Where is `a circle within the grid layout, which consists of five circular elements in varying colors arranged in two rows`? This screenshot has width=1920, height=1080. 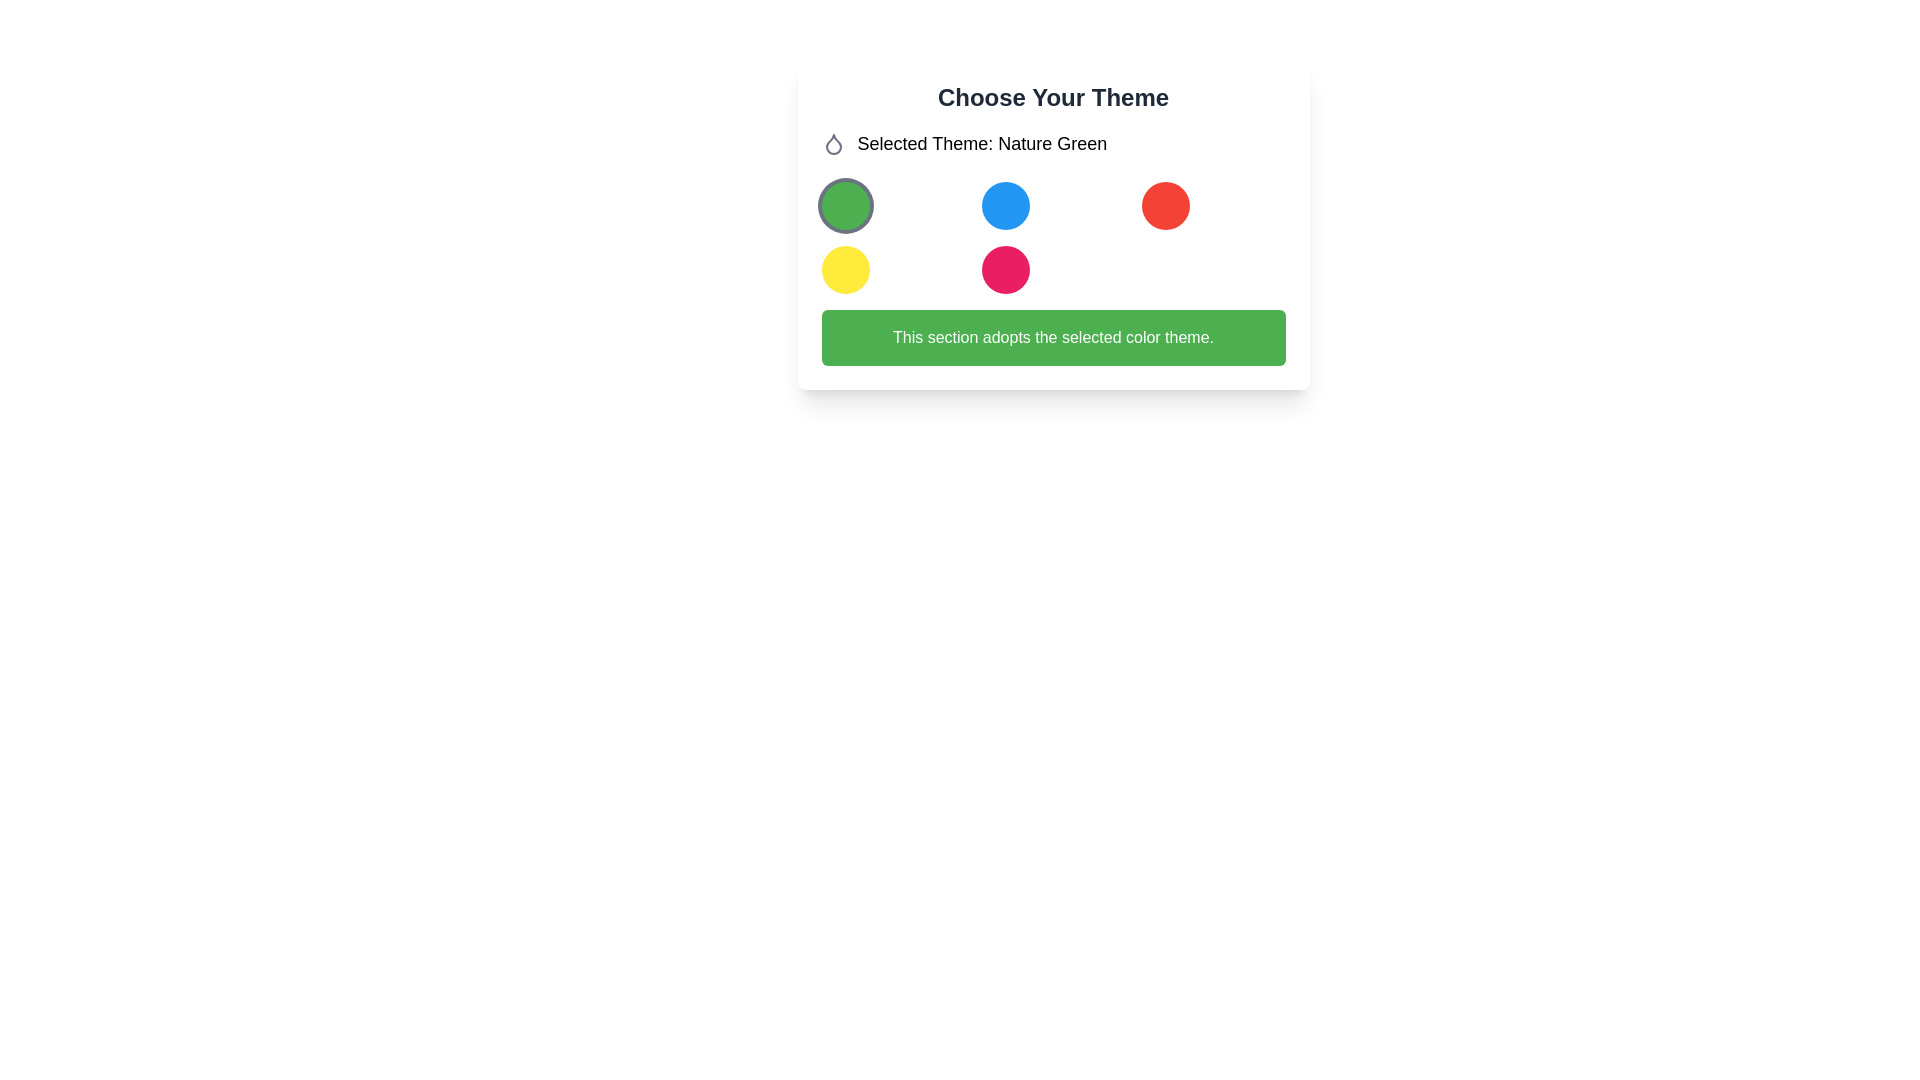
a circle within the grid layout, which consists of five circular elements in varying colors arranged in two rows is located at coordinates (1052, 237).